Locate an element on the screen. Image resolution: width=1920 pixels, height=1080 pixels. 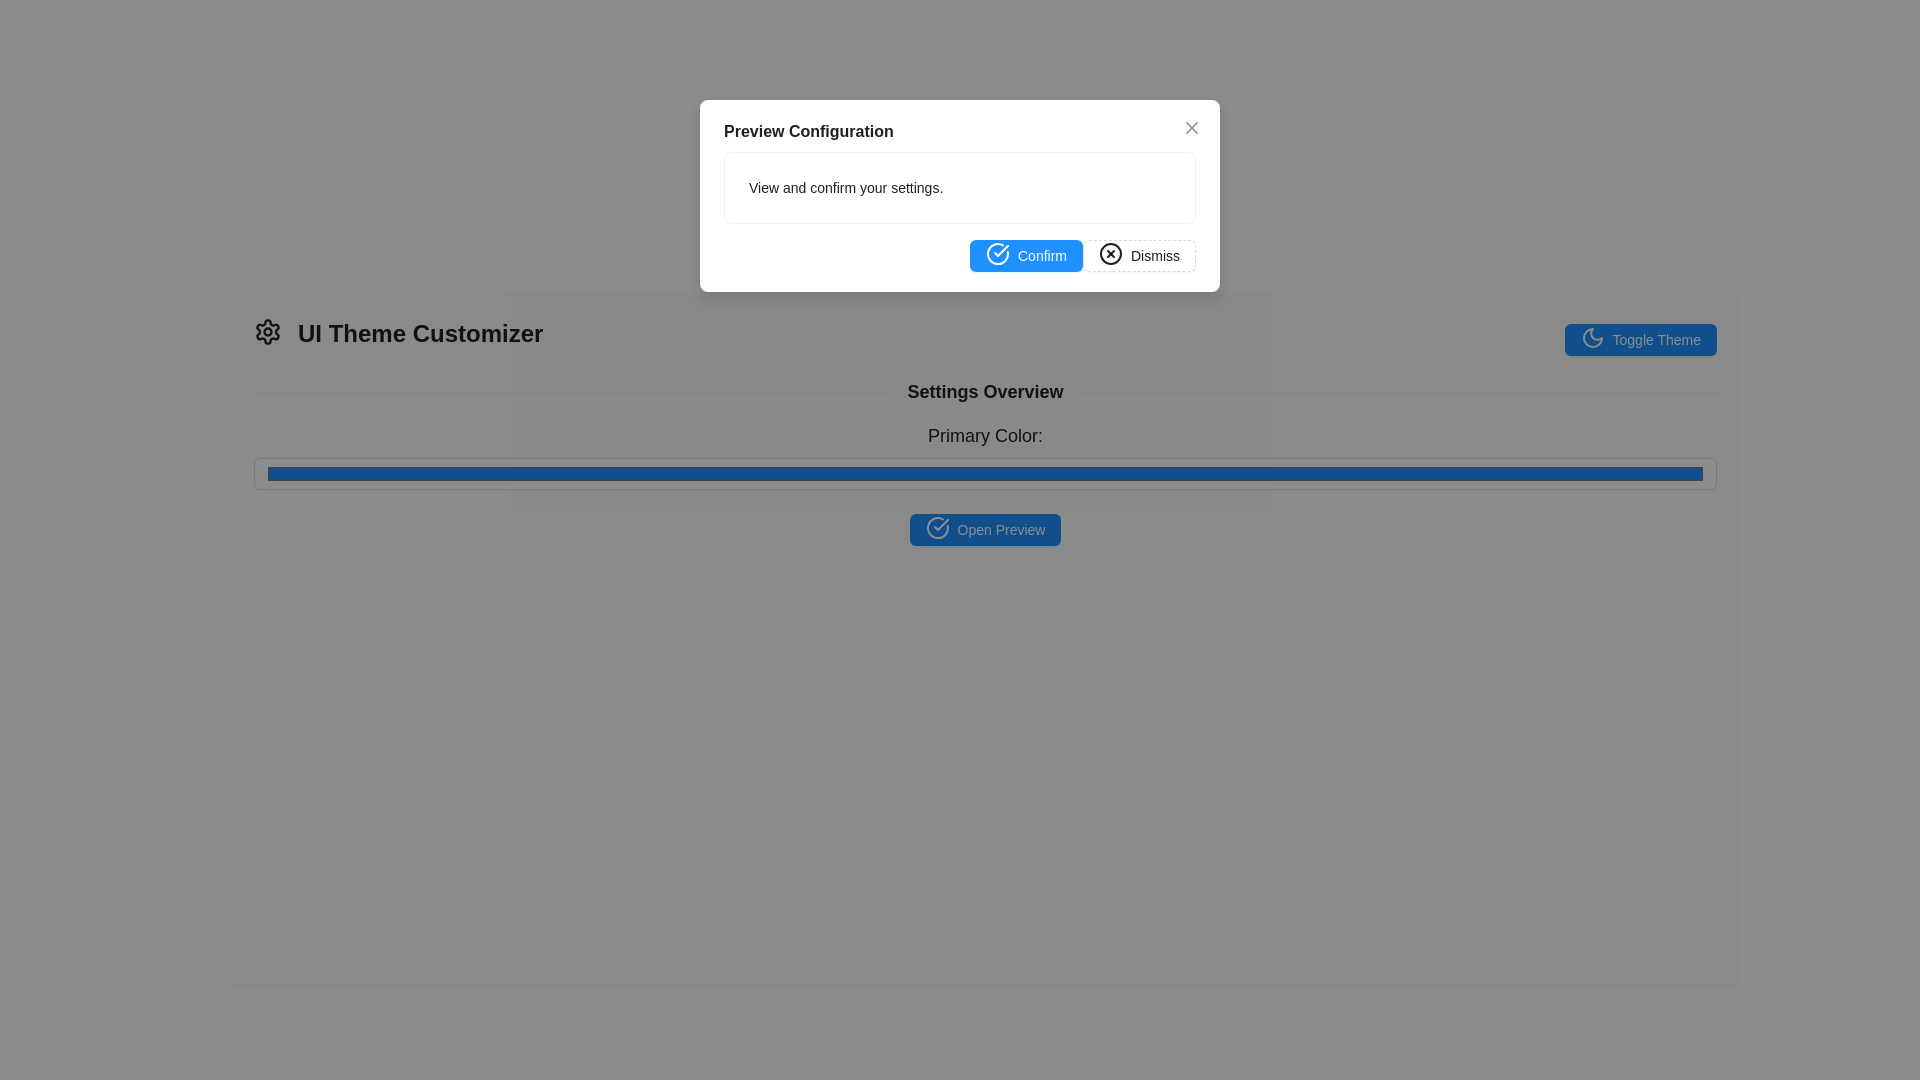
the Color input field for customization, located below the 'Primary Color:' label is located at coordinates (985, 474).